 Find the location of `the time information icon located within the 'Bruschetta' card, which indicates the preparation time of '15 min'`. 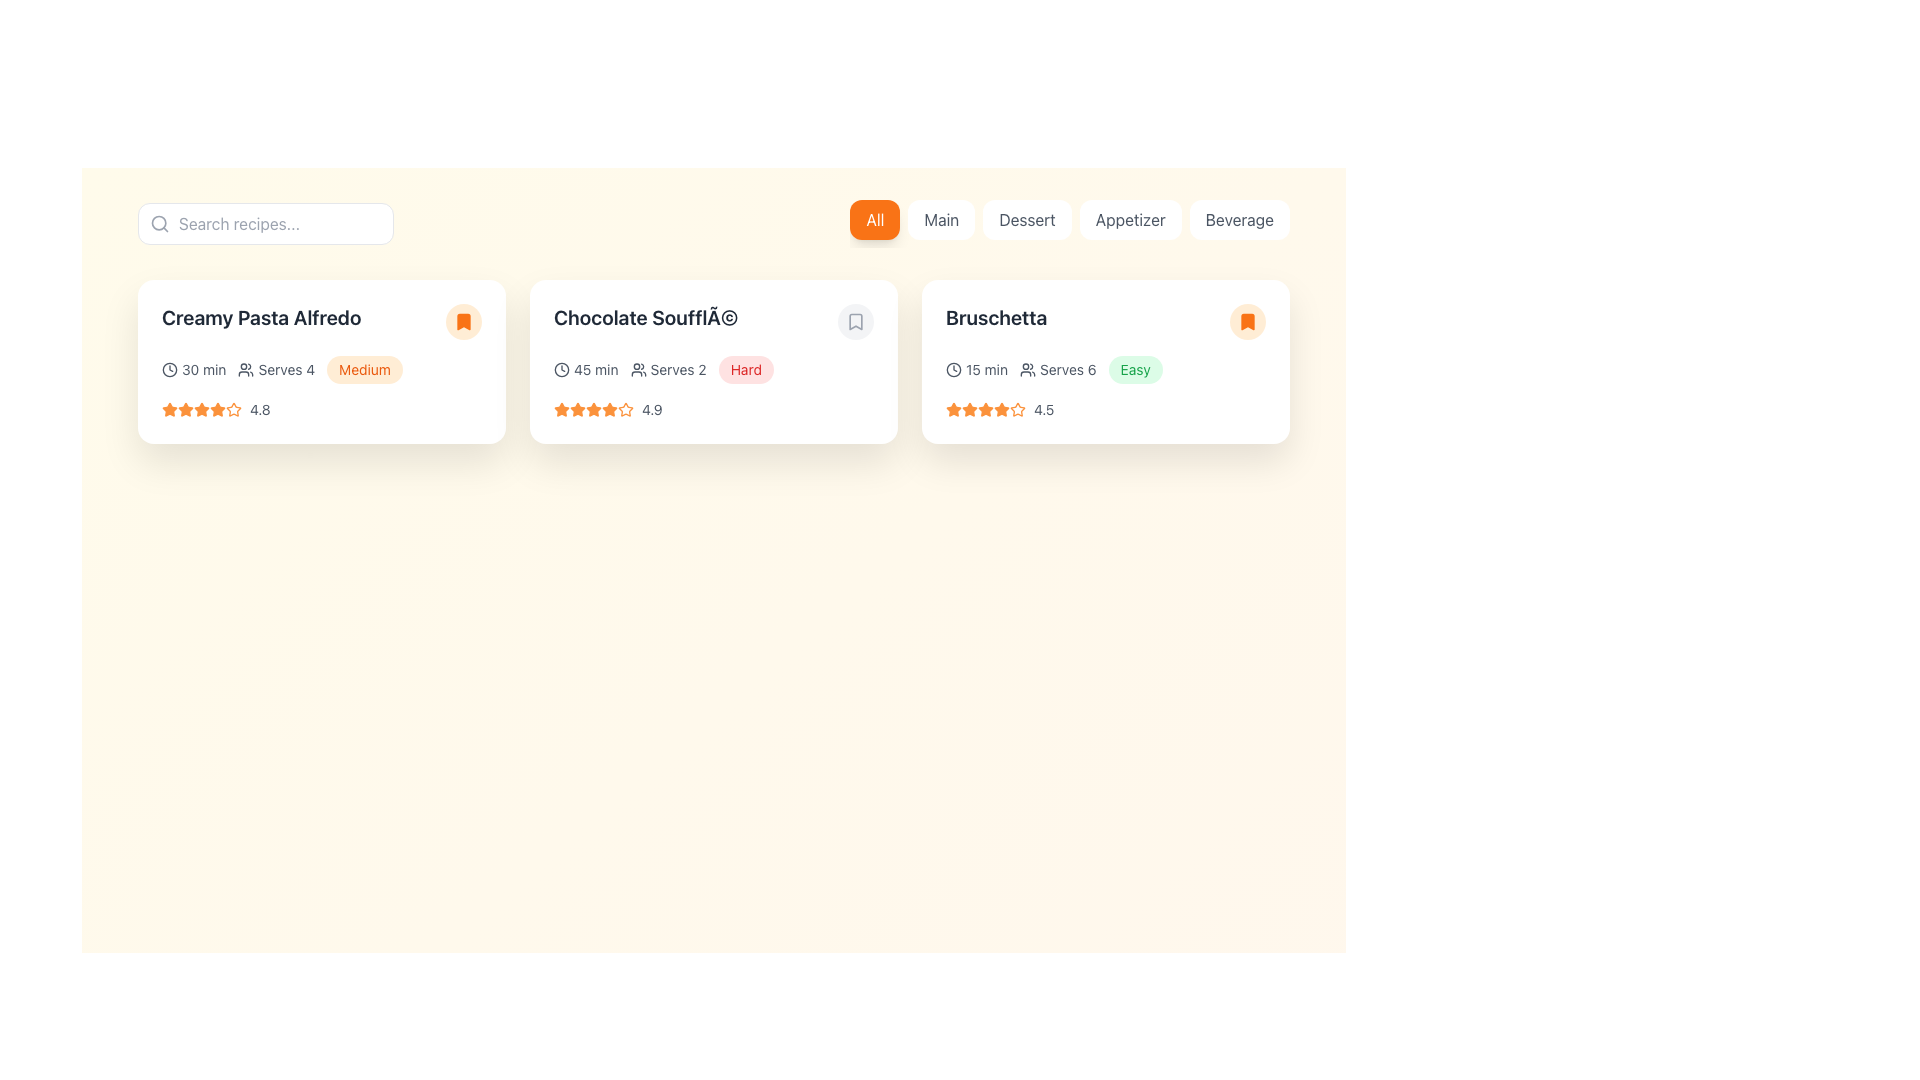

the time information icon located within the 'Bruschetta' card, which indicates the preparation time of '15 min' is located at coordinates (953, 370).